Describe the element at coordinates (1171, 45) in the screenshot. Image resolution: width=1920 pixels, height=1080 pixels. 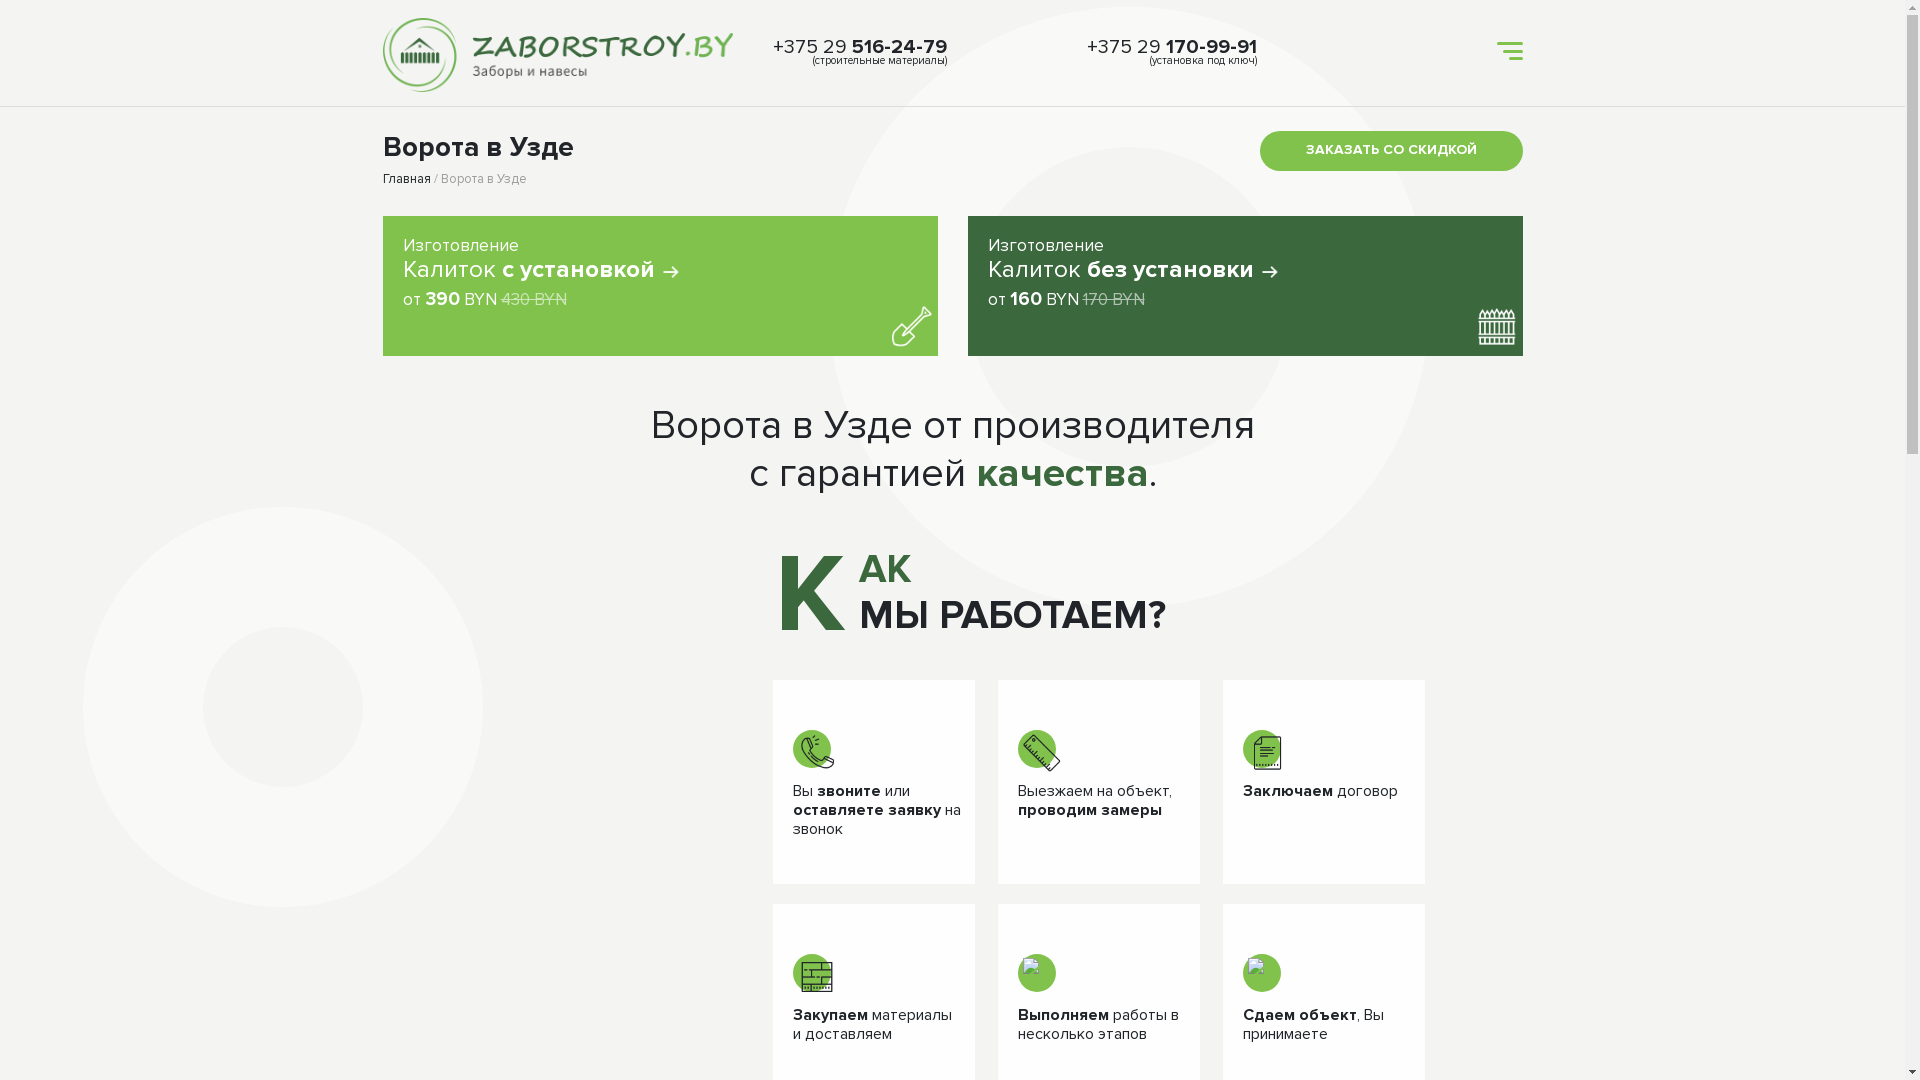
I see `'+375 29 170-99-91'` at that location.